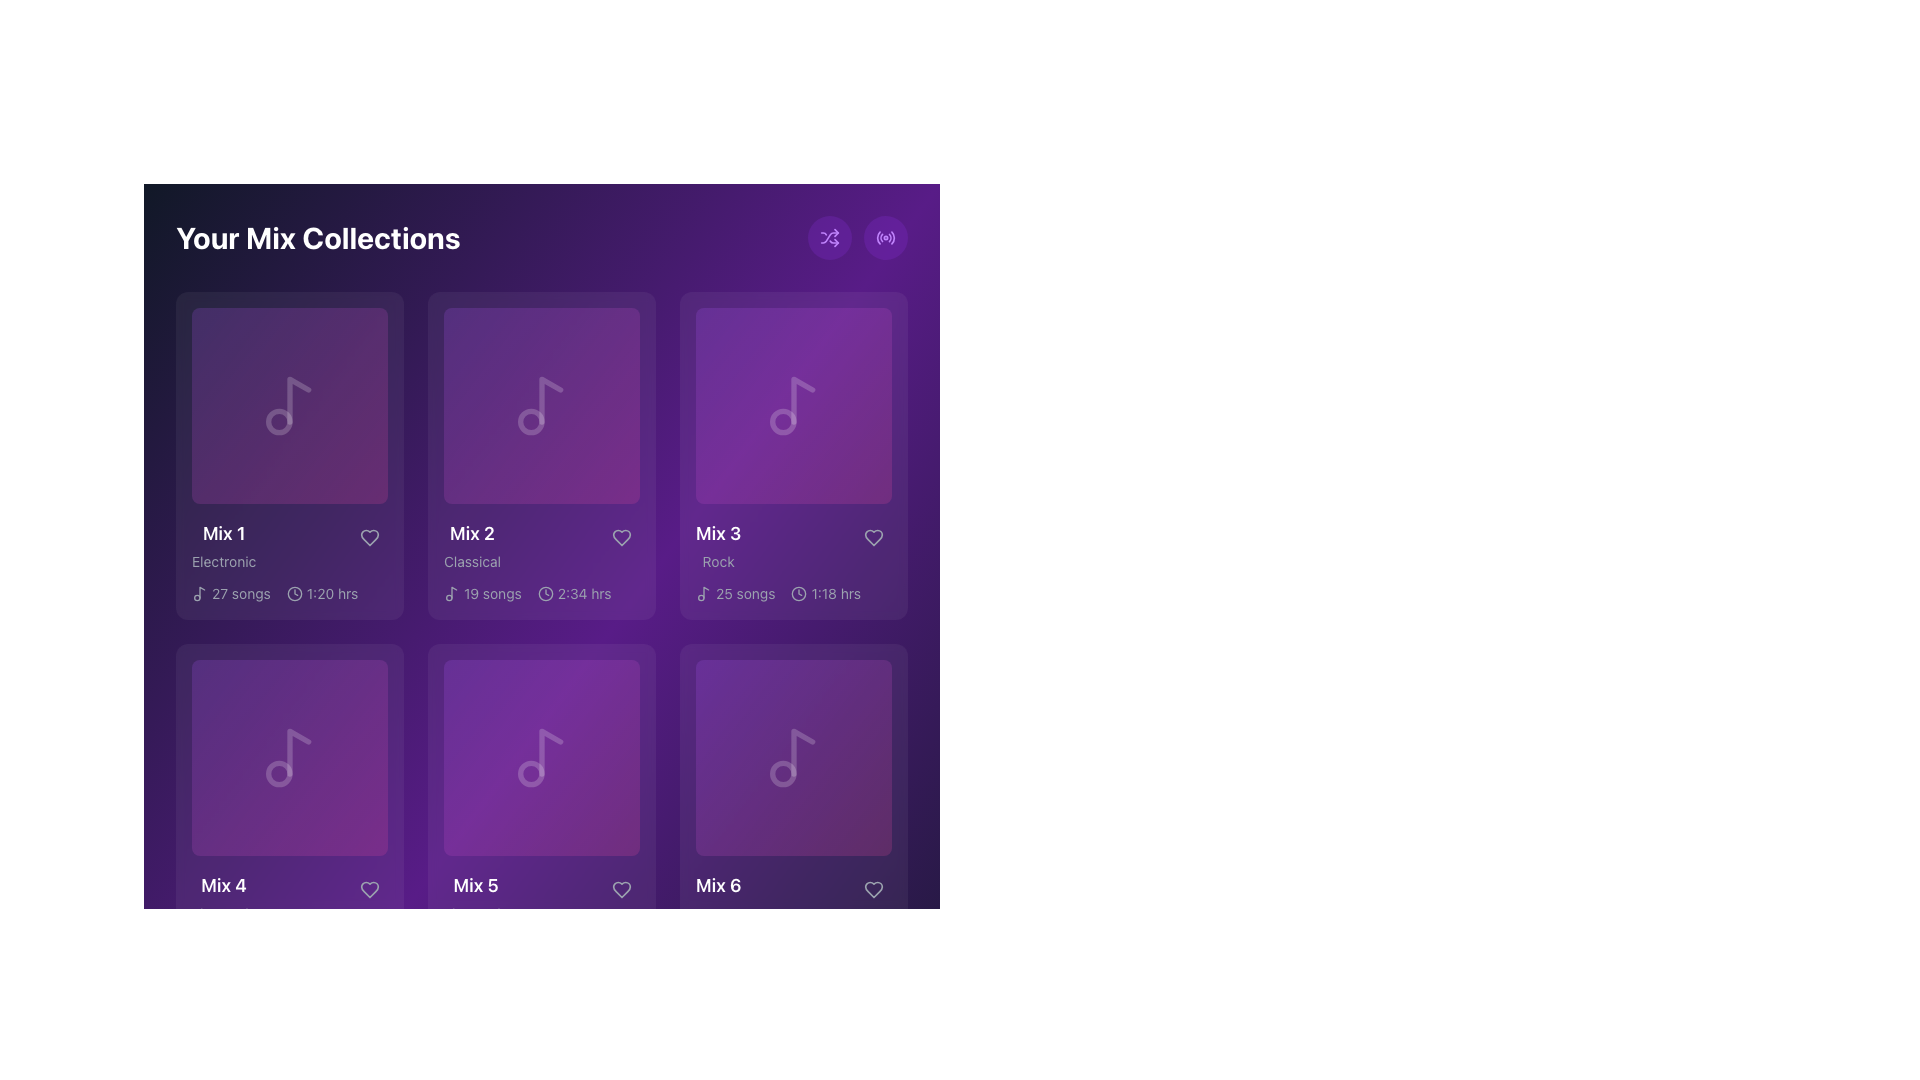 The height and width of the screenshot is (1080, 1920). Describe the element at coordinates (792, 758) in the screenshot. I see `the music-related icon located in the bottom-right corner of the sixth mix card in the collection area` at that location.